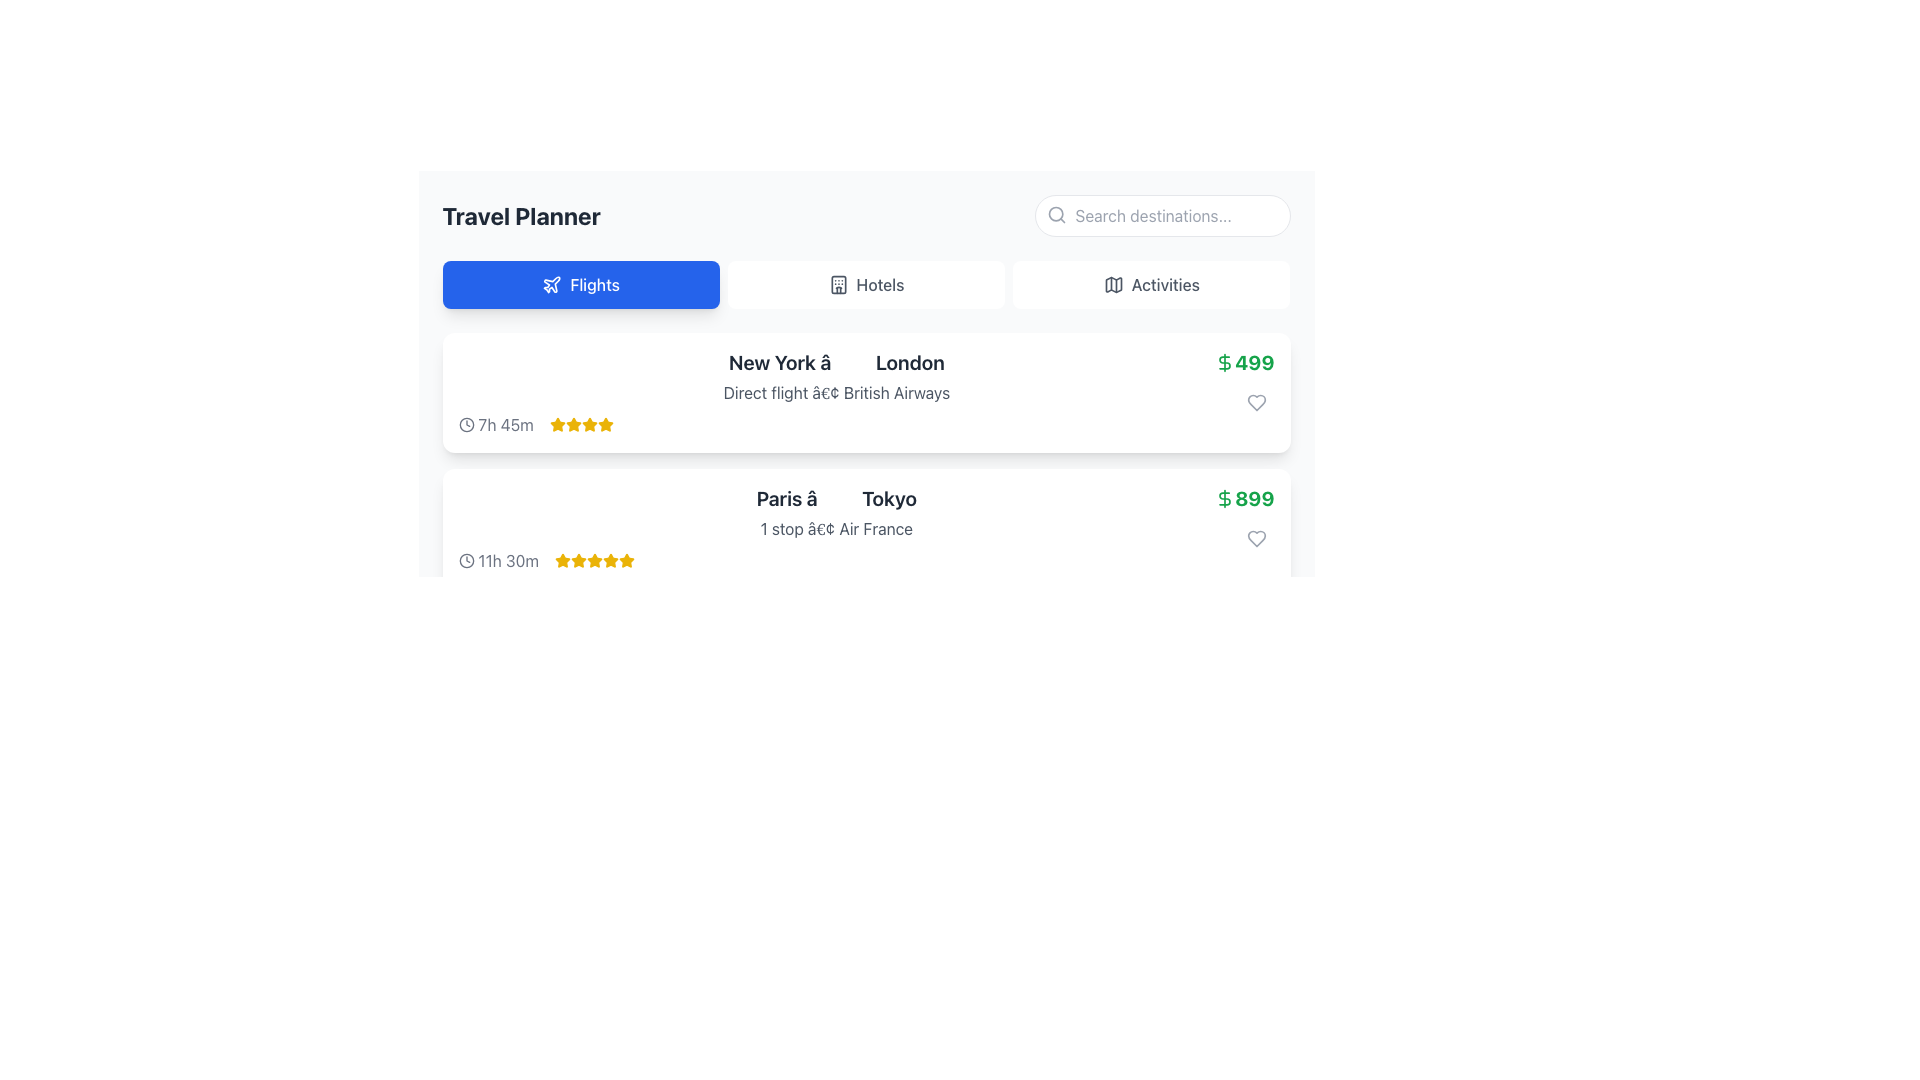  What do you see at coordinates (594, 285) in the screenshot?
I see `the navigation text label for flight bookings, which is positioned to the right of a plane icon in the navigation bar` at bounding box center [594, 285].